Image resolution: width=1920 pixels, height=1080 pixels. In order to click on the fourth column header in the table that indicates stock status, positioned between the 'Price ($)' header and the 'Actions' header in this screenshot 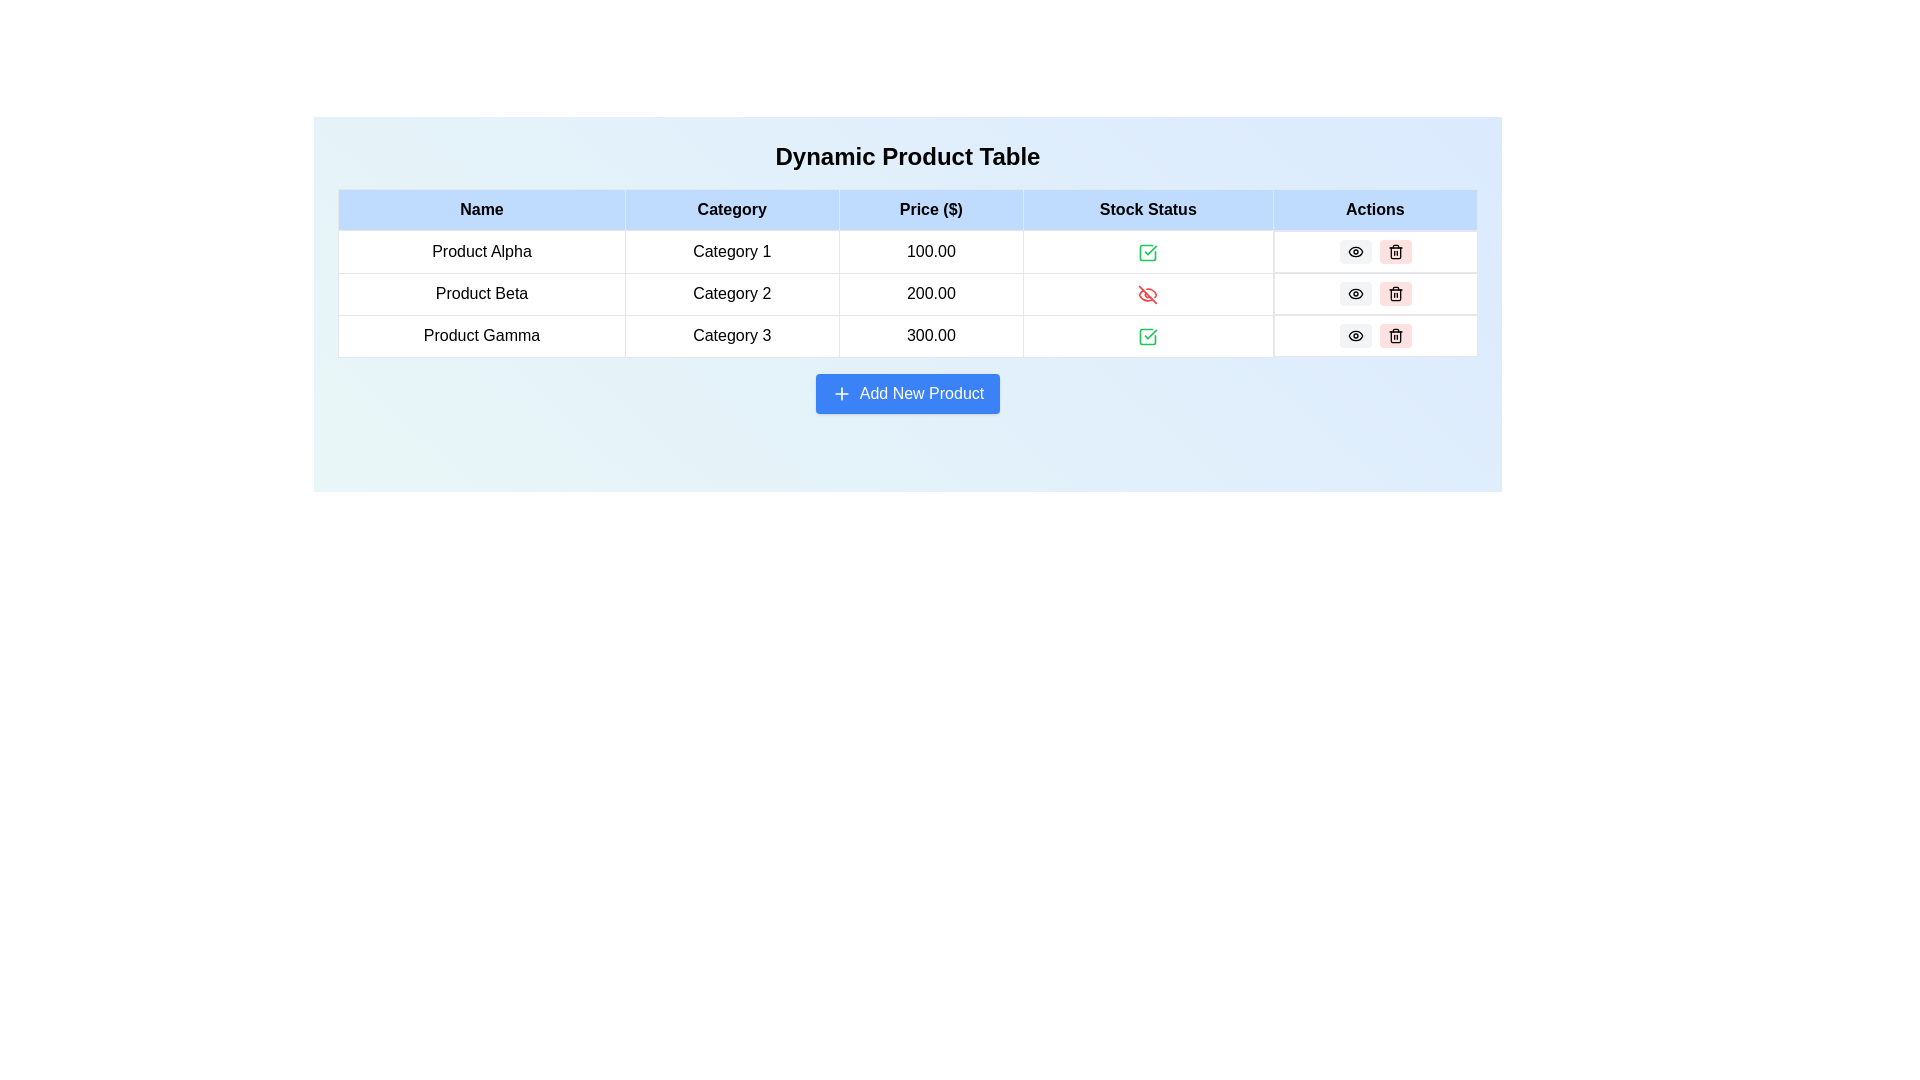, I will do `click(1148, 209)`.